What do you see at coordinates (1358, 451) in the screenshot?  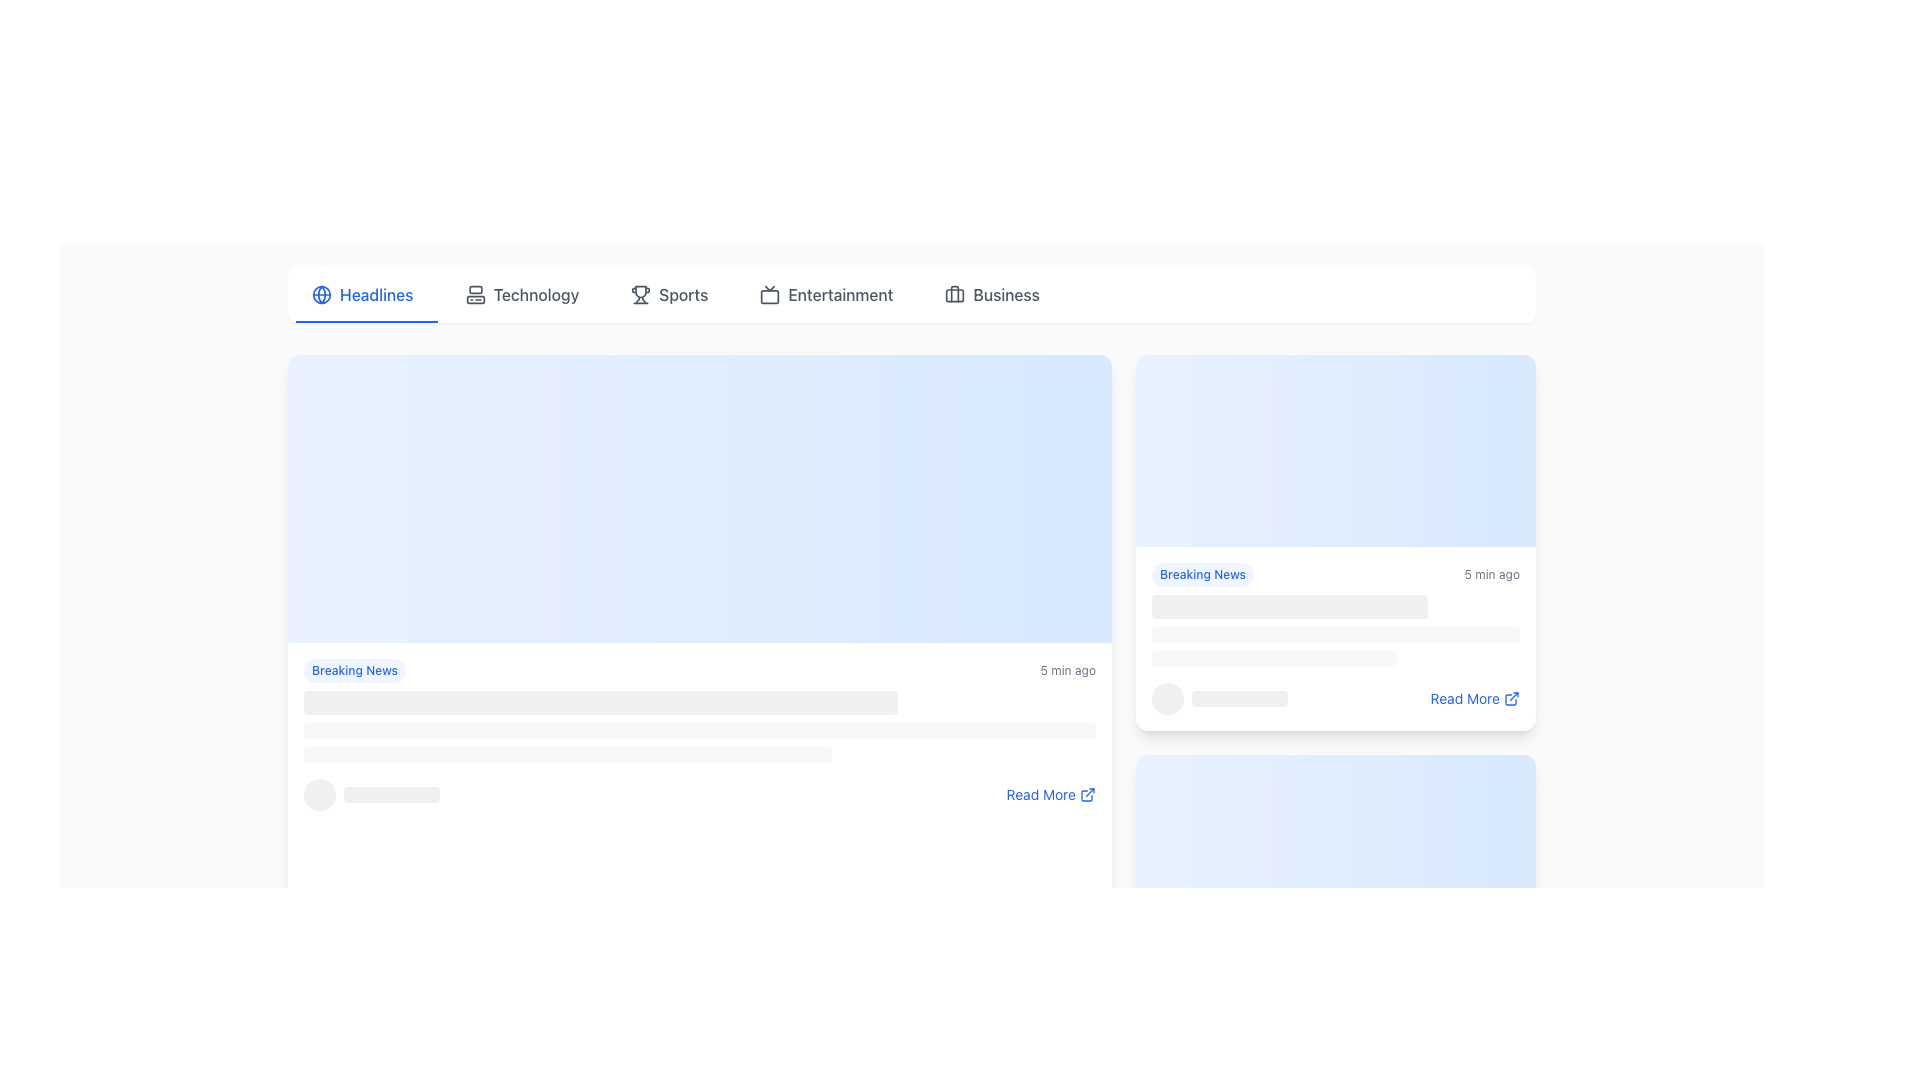 I see `the share action button located in the top-right quadrant of the secondary content card` at bounding box center [1358, 451].